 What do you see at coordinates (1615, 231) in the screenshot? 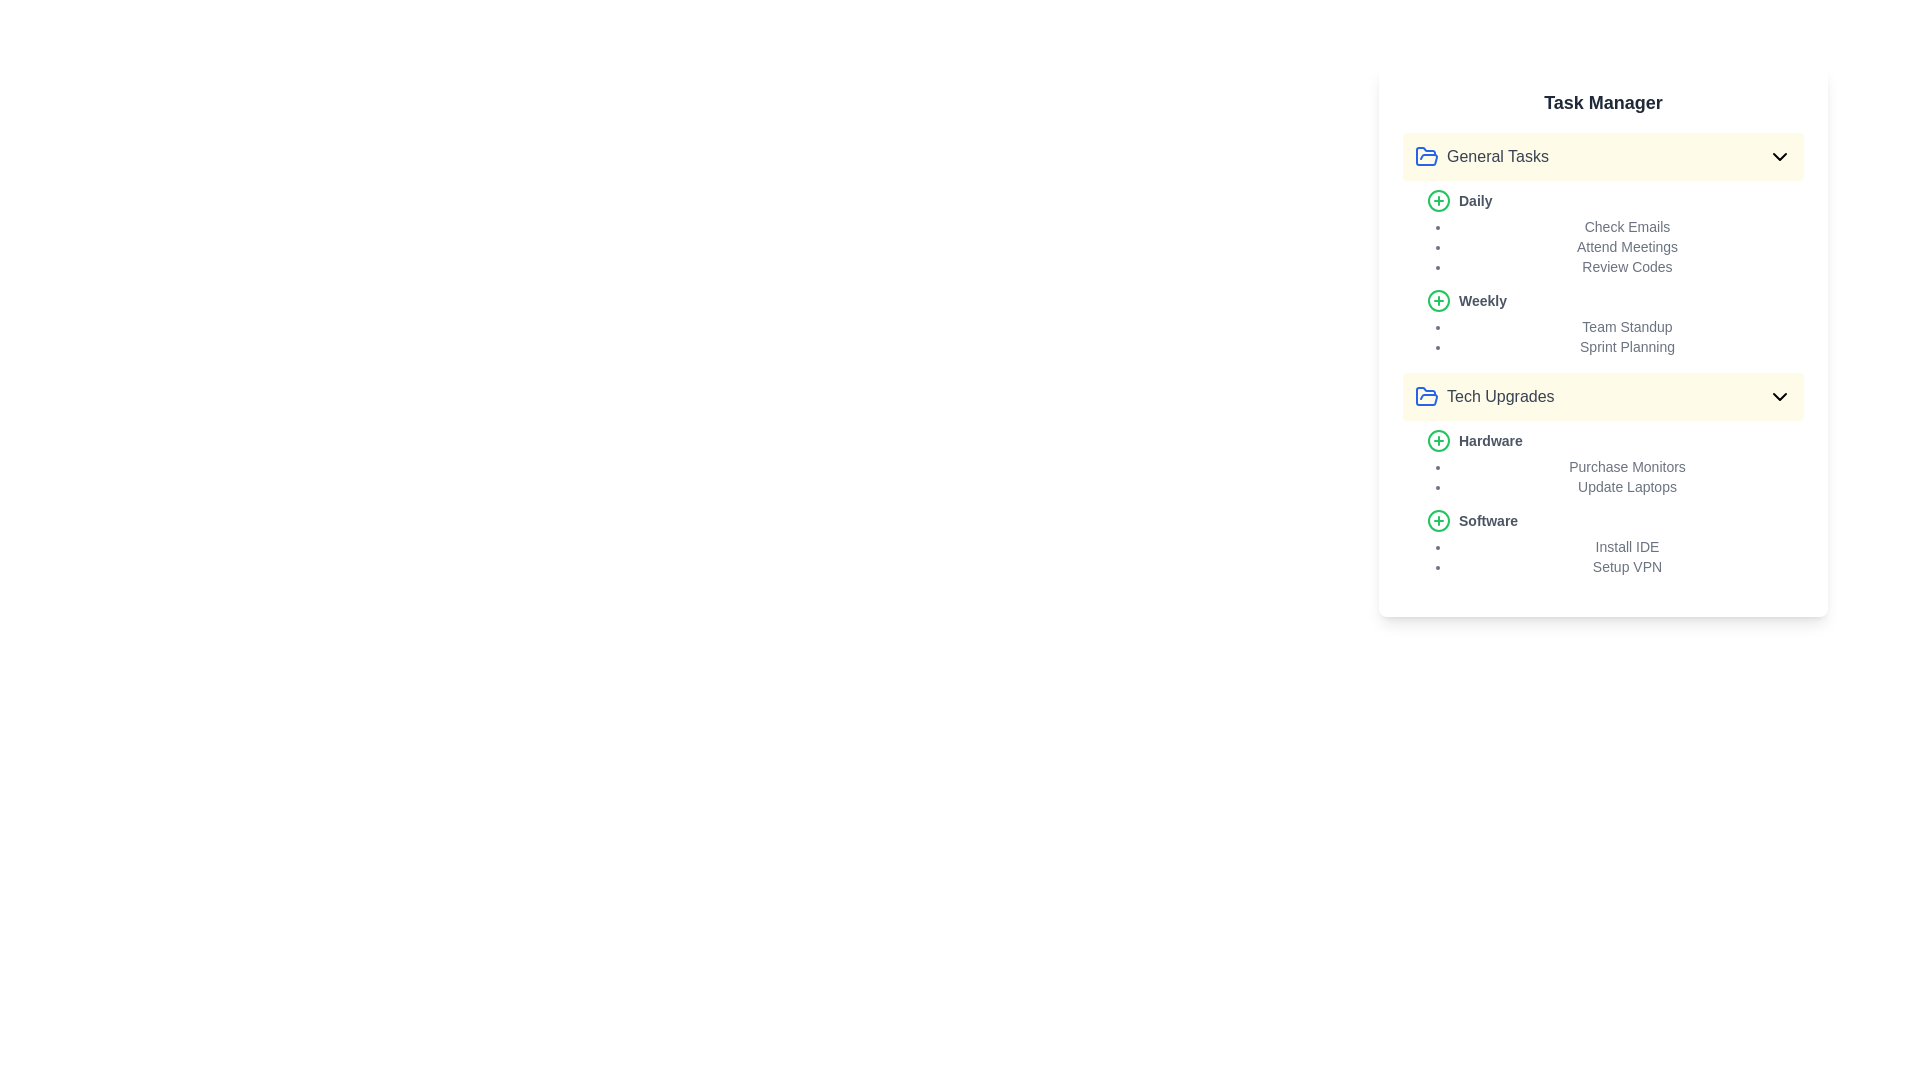
I see `items listed under the 'Daily' header in the 'General Tasks' section, which include 'Check Emails', 'Attend Meetings', and 'Review Codes'` at bounding box center [1615, 231].